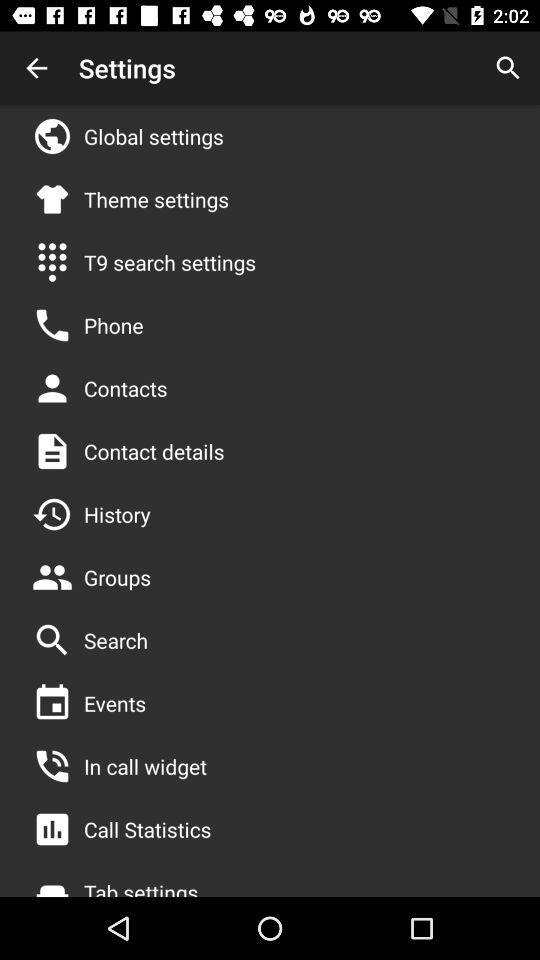 The image size is (540, 960). I want to click on the item to the left of the settings item, so click(36, 68).